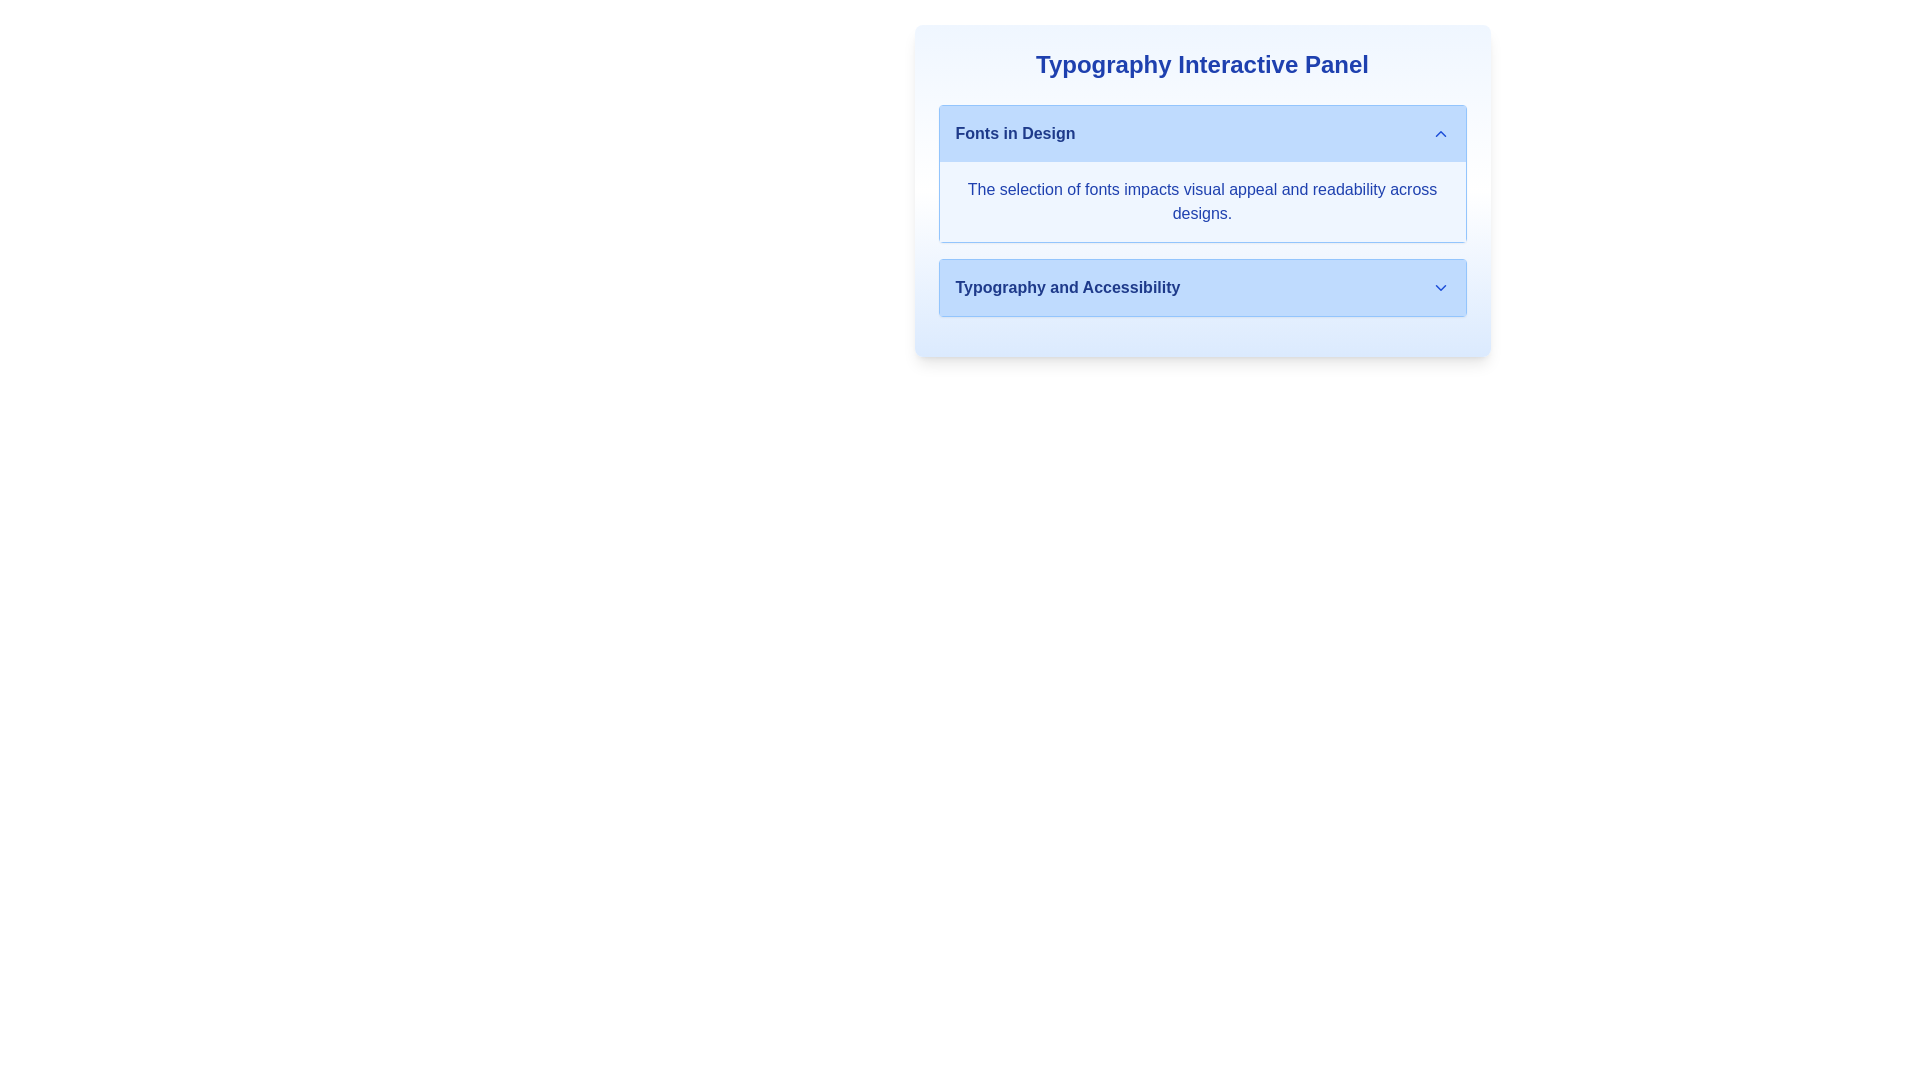 The height and width of the screenshot is (1080, 1920). What do you see at coordinates (1201, 201) in the screenshot?
I see `the static text element that provides context for 'Fonts in Design', located under the heading and above the toggle icon` at bounding box center [1201, 201].